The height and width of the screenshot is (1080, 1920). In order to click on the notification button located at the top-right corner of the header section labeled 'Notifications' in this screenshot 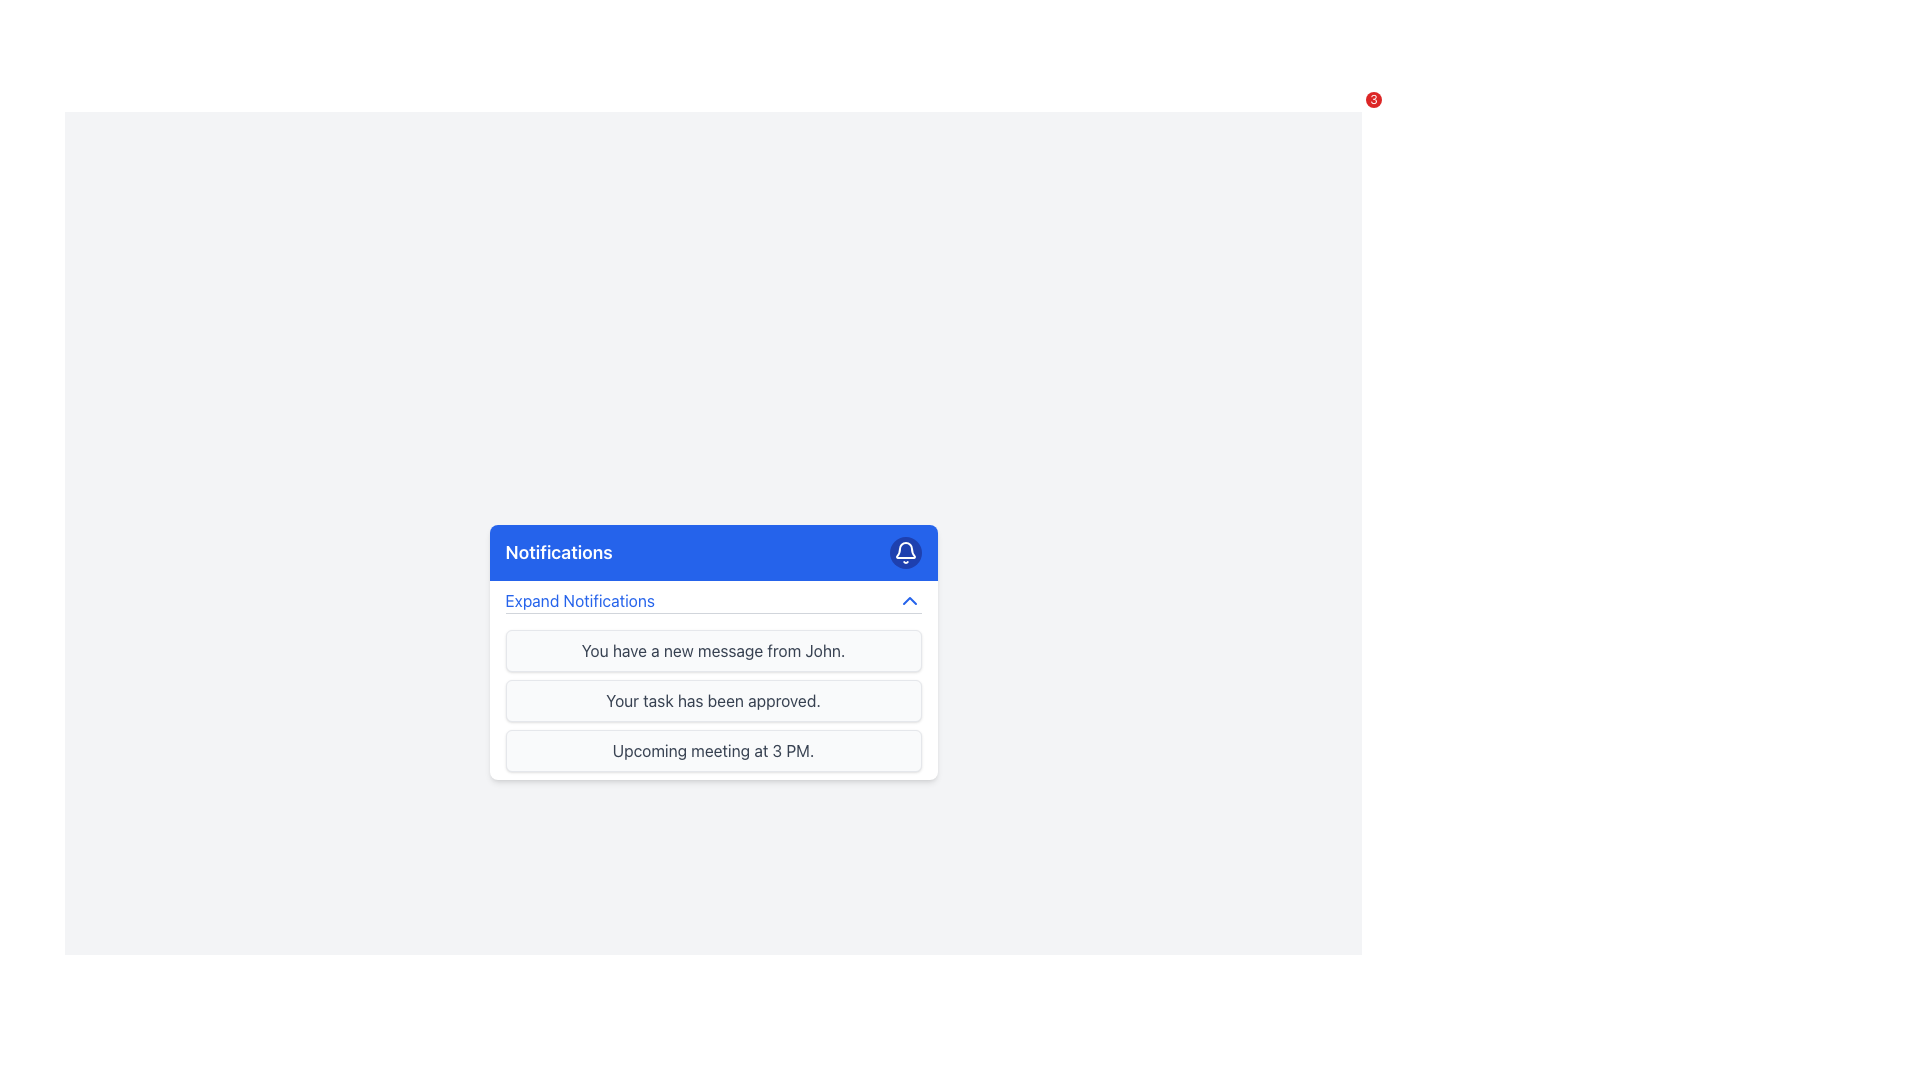, I will do `click(904, 552)`.